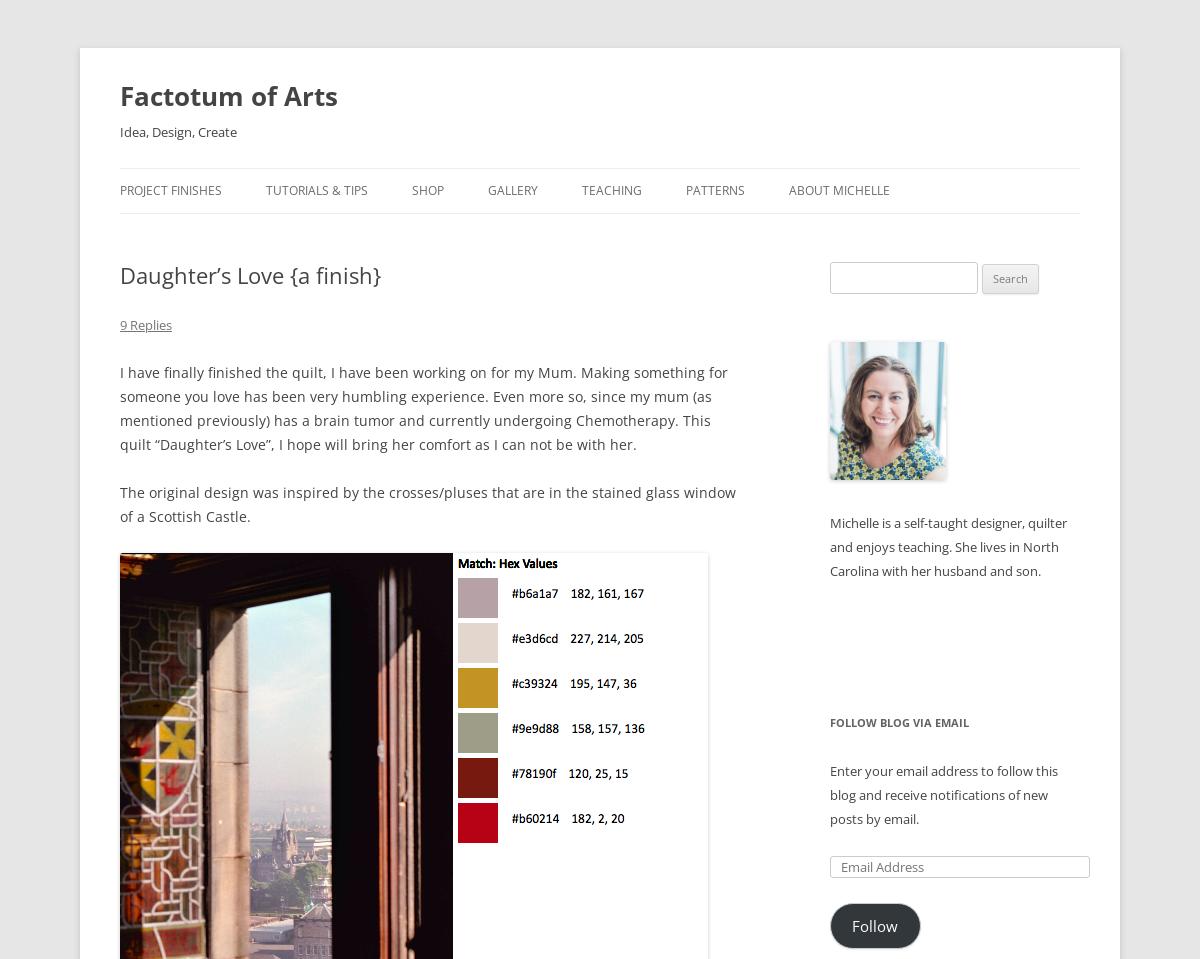 The width and height of the screenshot is (1200, 959). I want to click on 'Patterns', so click(686, 189).